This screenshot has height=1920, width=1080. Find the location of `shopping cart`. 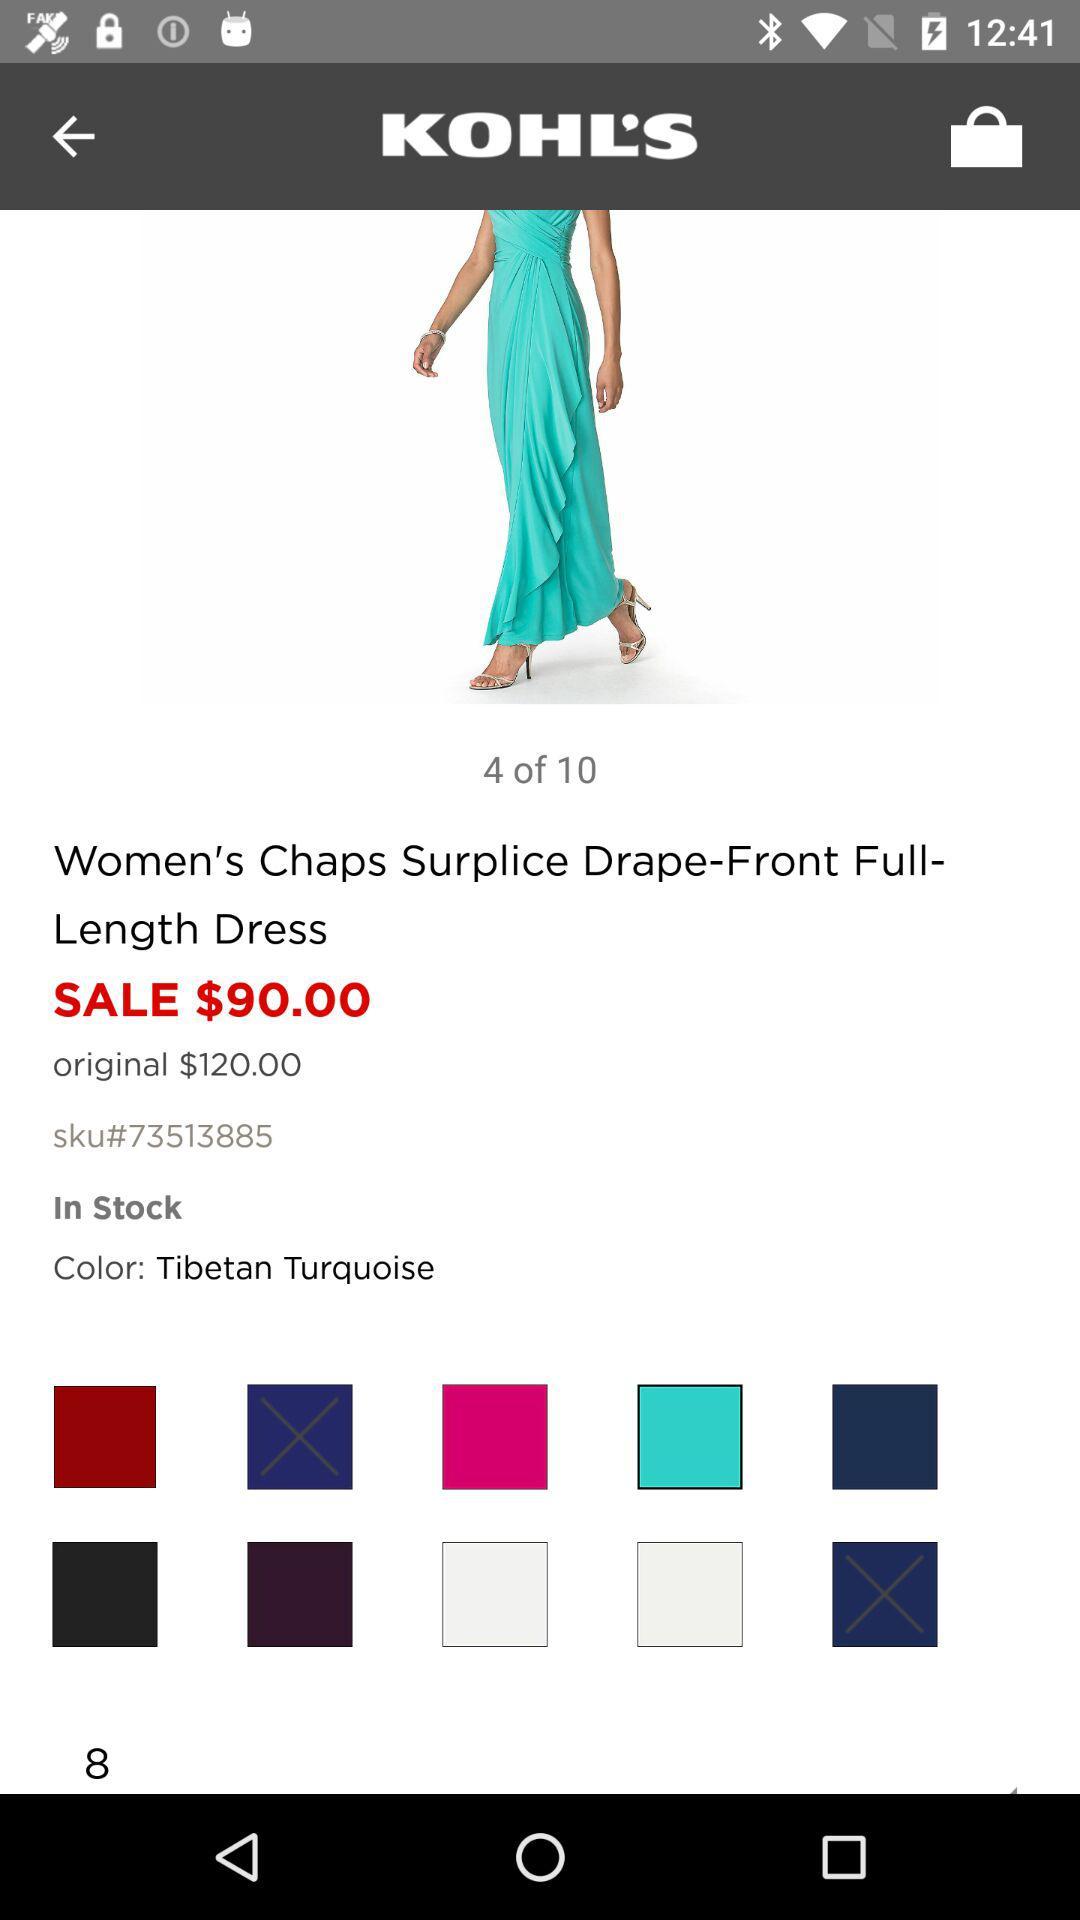

shopping cart is located at coordinates (980, 135).